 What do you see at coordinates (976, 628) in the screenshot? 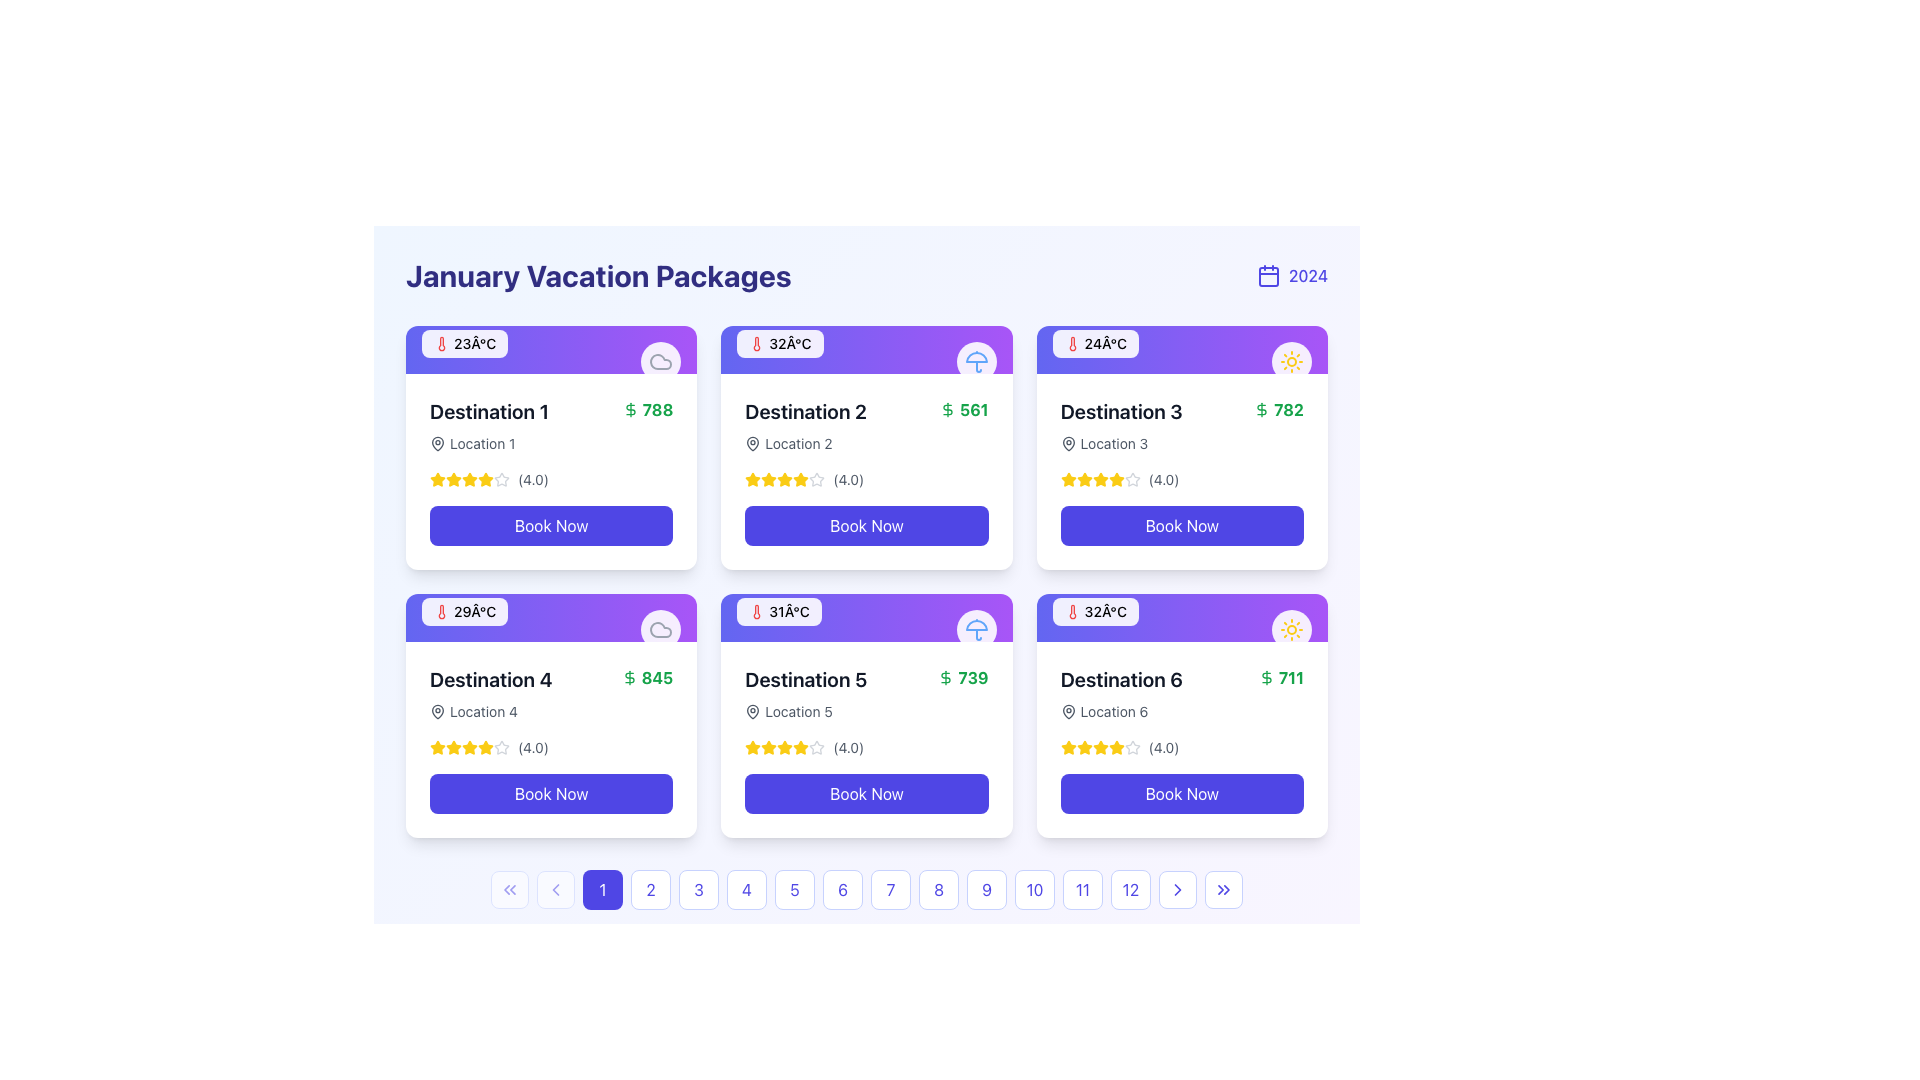
I see `the IconButton located at the top-right corner of the card labeled 'Destination 5', which visually indicates weather conditions for the vacation destination` at bounding box center [976, 628].